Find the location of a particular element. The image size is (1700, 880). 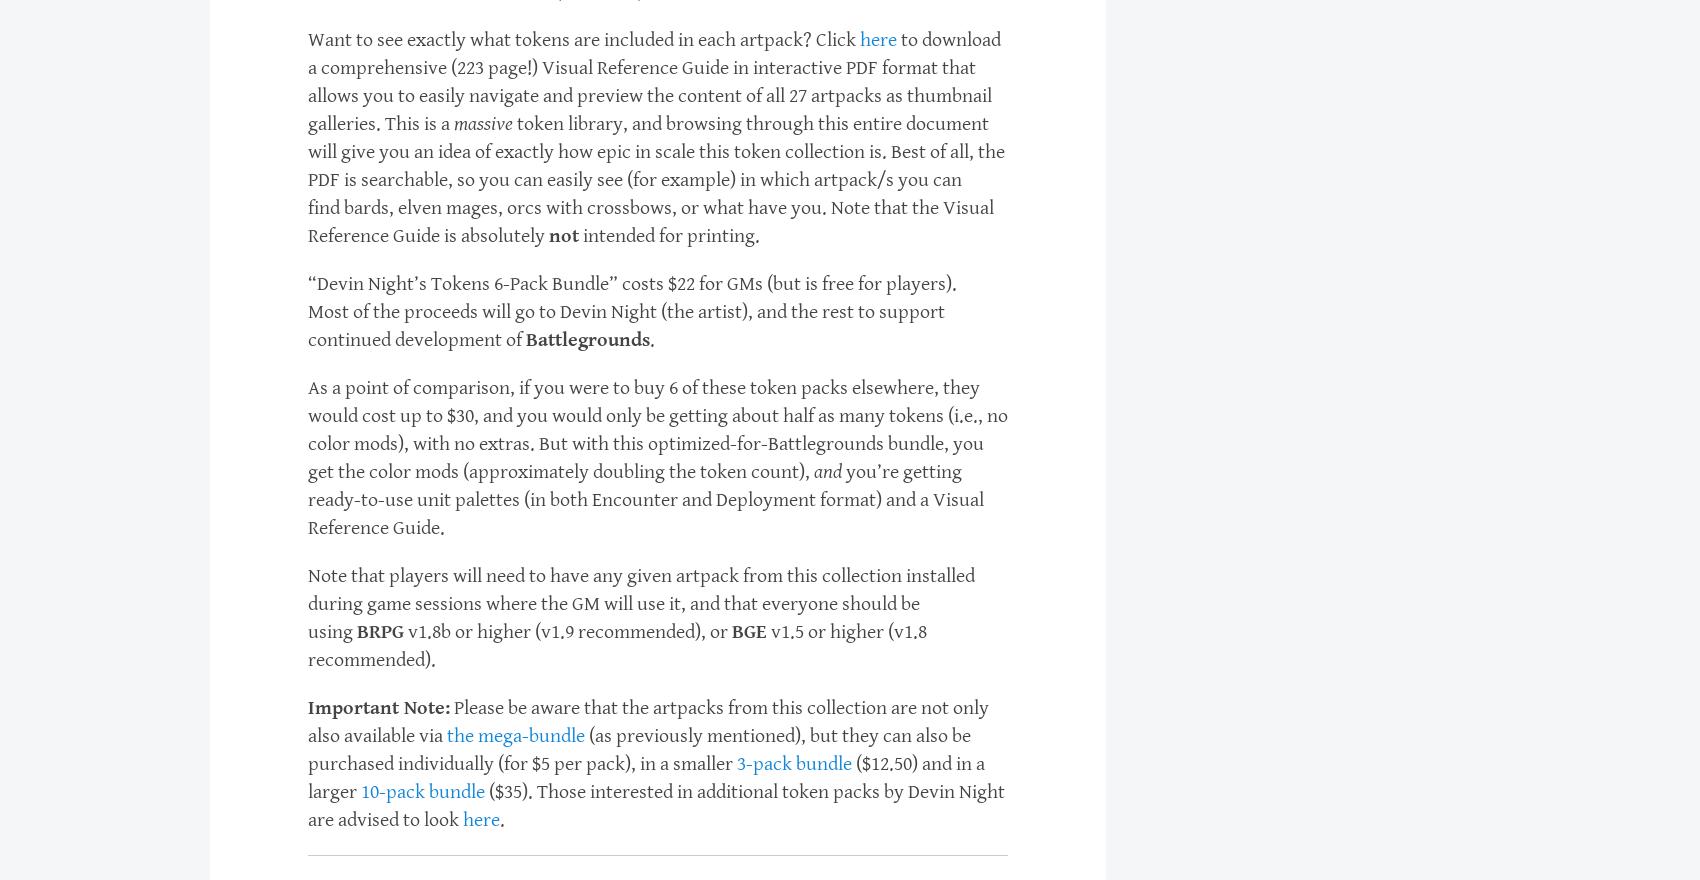

'($12.50) and in a larger' is located at coordinates (646, 778).